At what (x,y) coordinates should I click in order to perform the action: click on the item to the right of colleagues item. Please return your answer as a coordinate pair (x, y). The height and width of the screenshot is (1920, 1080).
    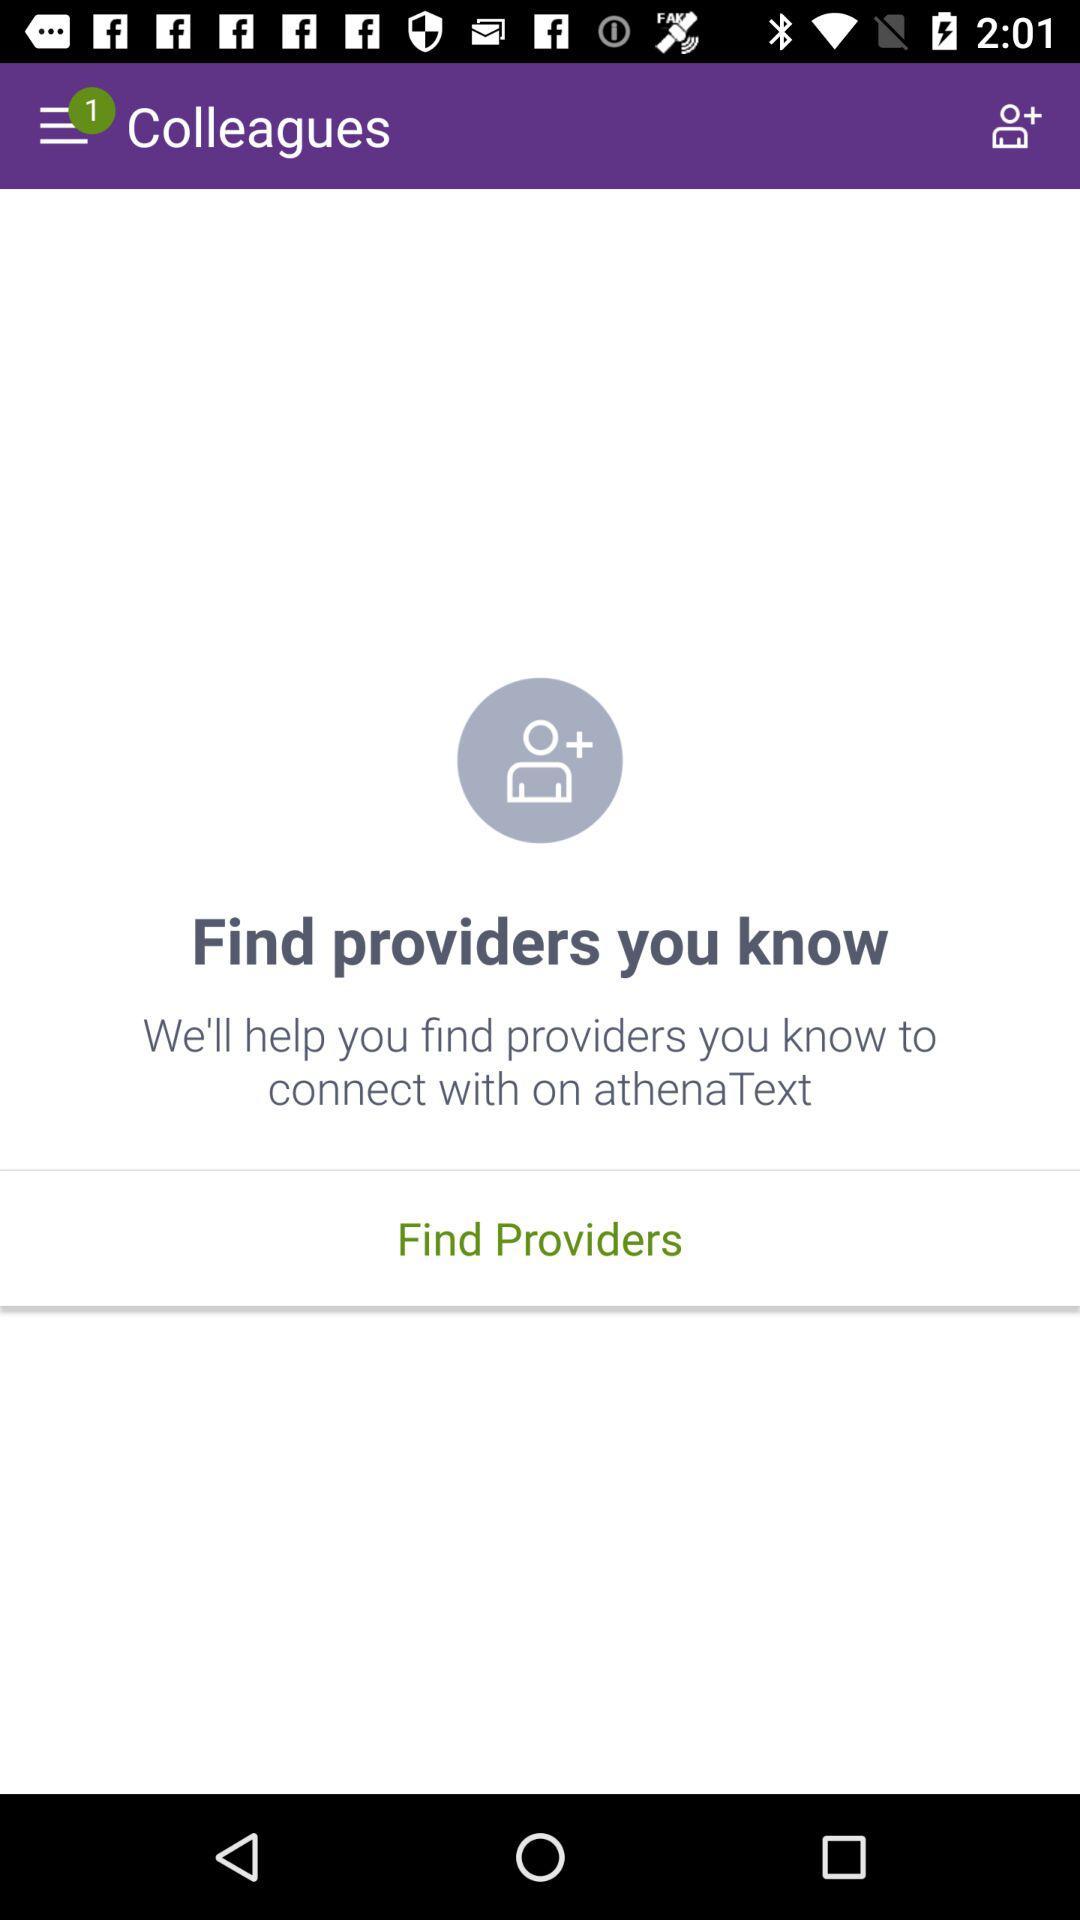
    Looking at the image, I should click on (1017, 124).